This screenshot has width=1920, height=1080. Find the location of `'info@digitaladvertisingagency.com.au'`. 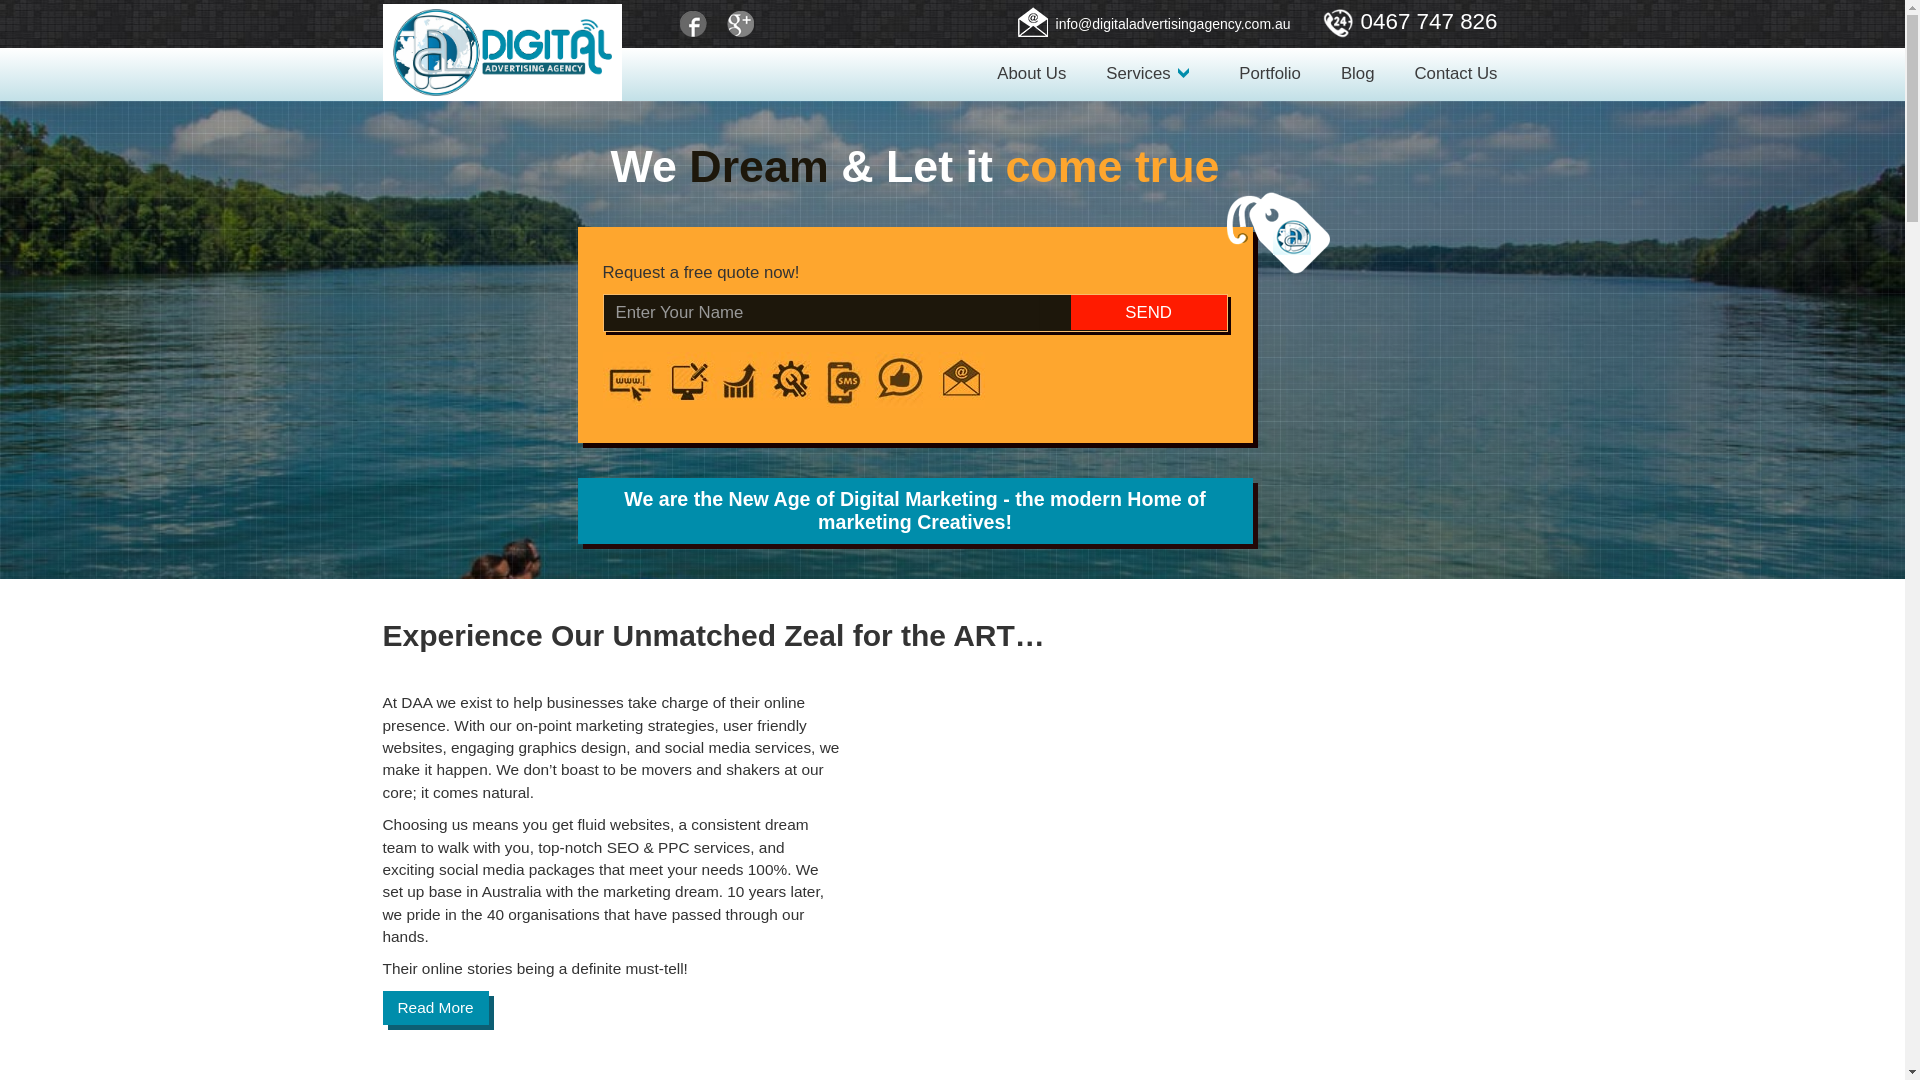

'info@digitaladvertisingagency.com.au' is located at coordinates (1163, 26).